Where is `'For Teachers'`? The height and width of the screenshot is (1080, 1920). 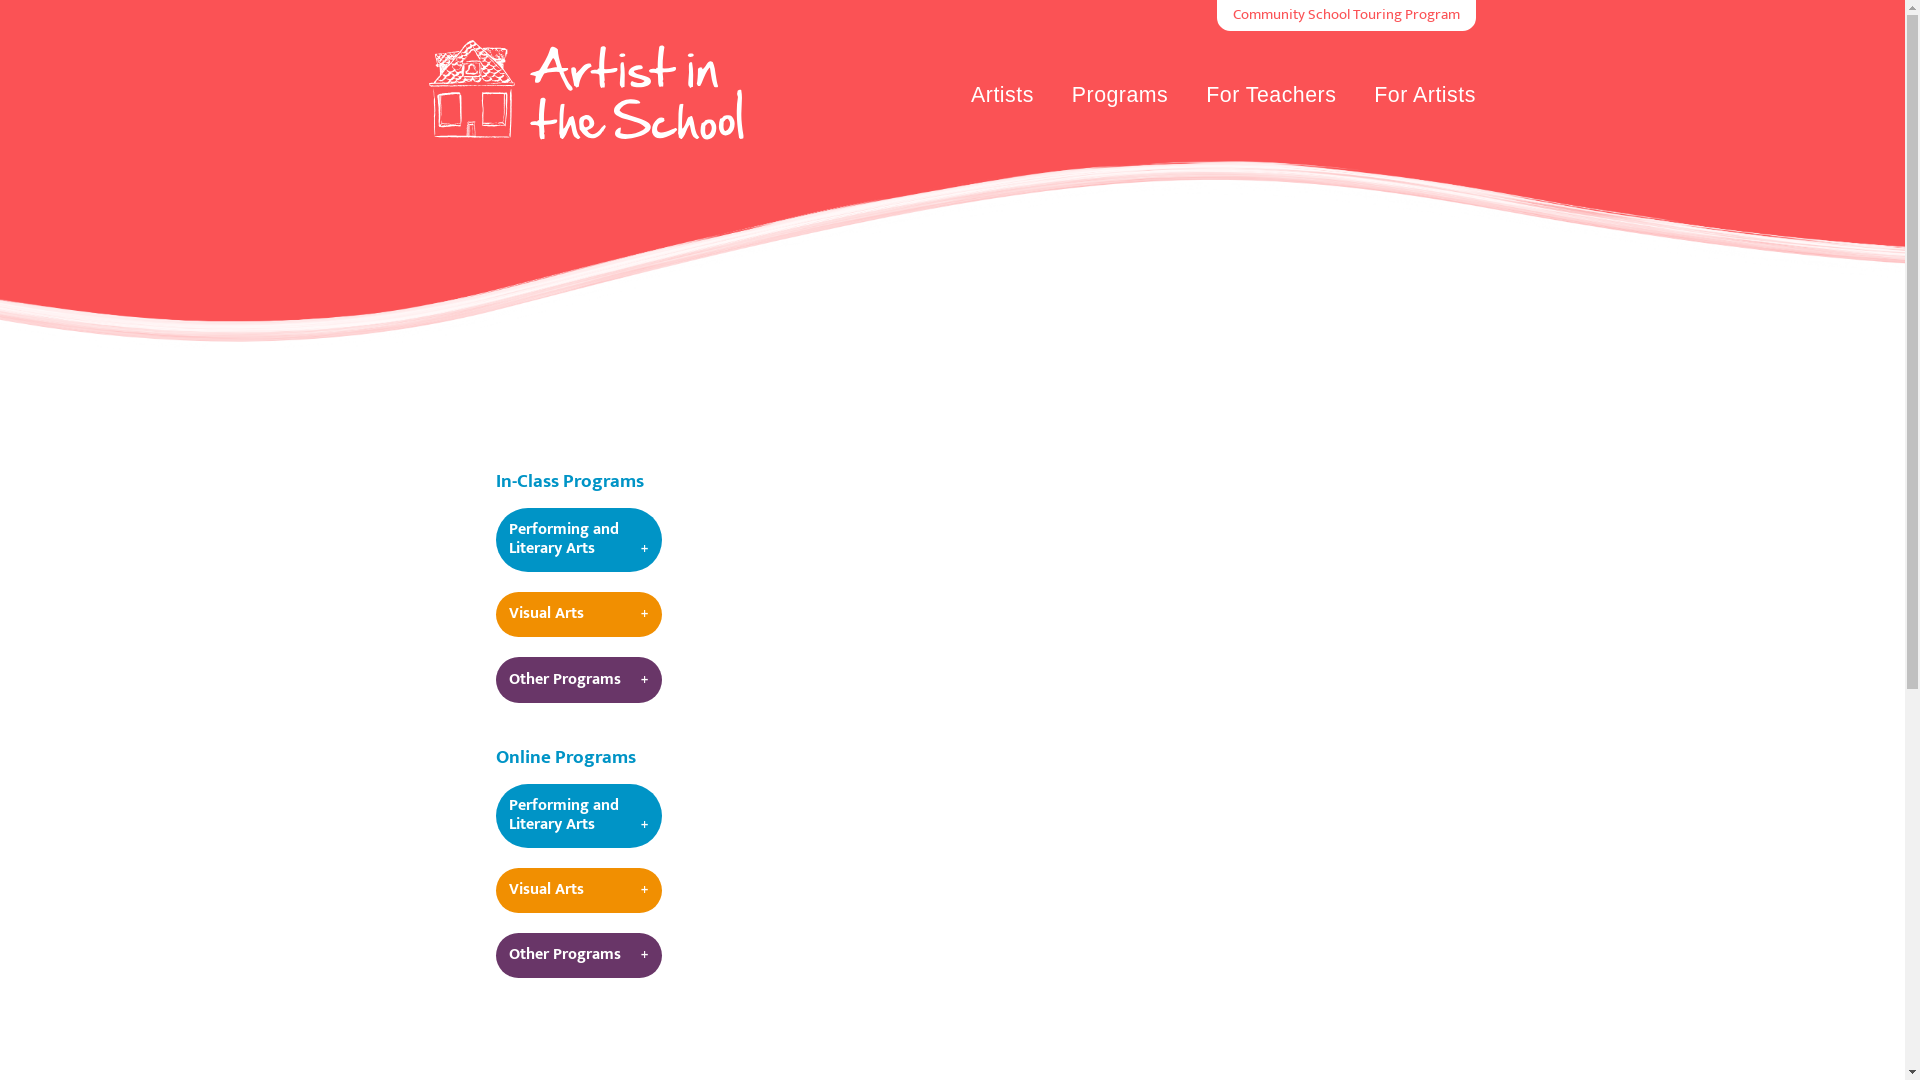 'For Teachers' is located at coordinates (1270, 96).